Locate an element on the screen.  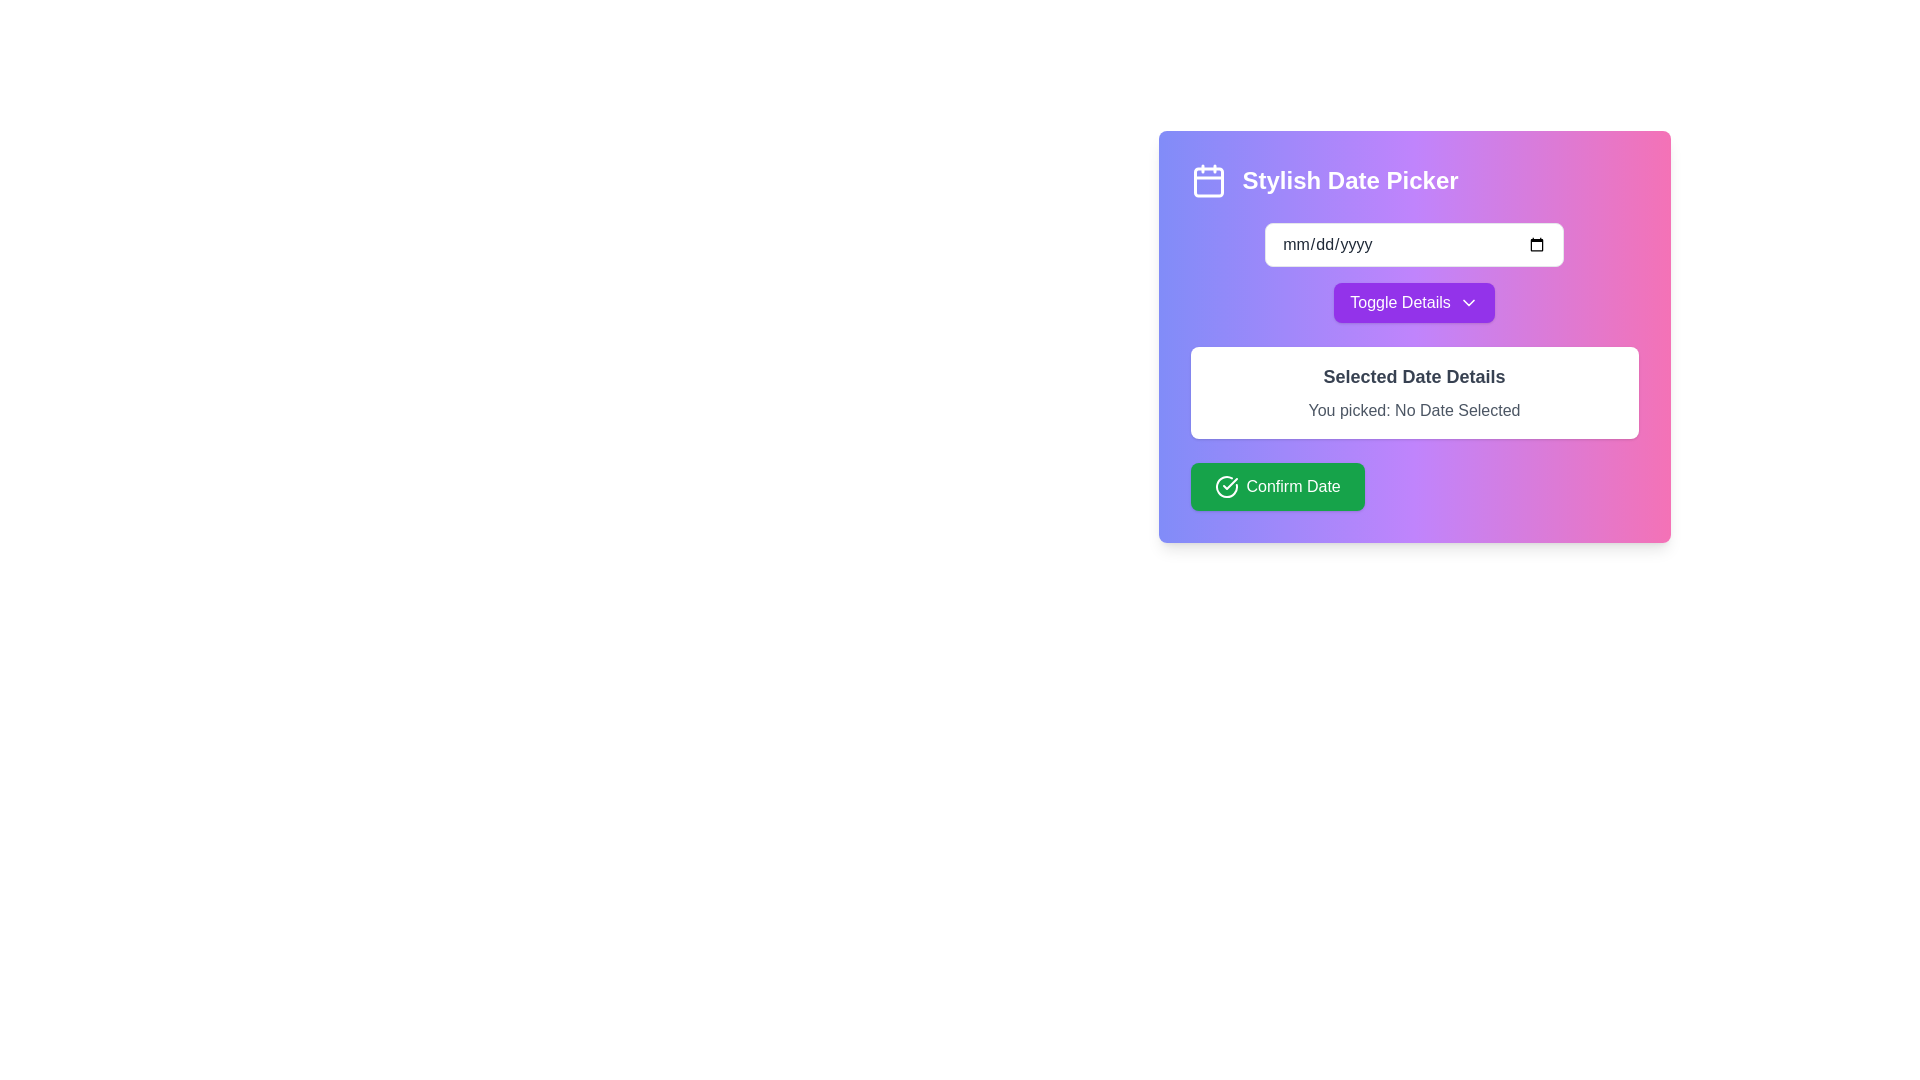
the informational text label that serves as a heading for the section detailing the selected date, positioned centrally above the text 'You picked: No Date Selected' is located at coordinates (1413, 377).